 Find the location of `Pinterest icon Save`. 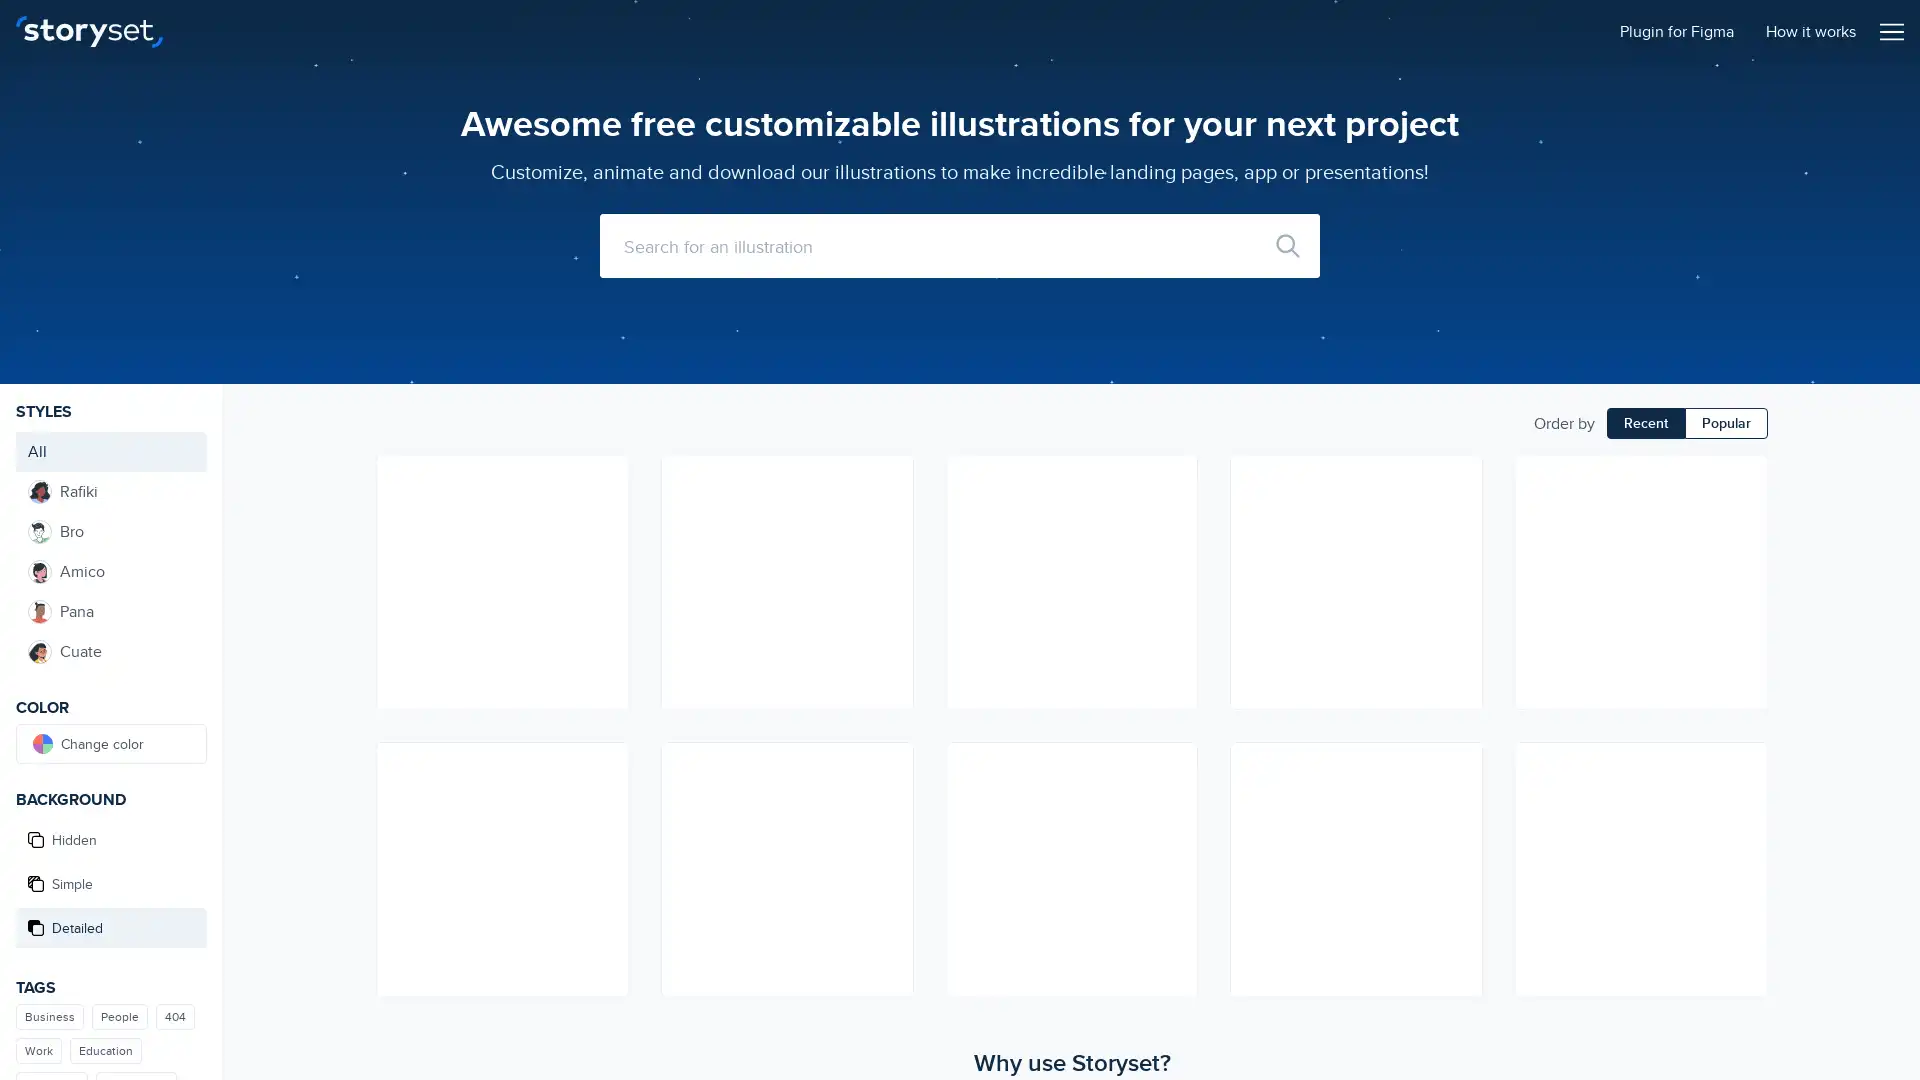

Pinterest icon Save is located at coordinates (887, 551).